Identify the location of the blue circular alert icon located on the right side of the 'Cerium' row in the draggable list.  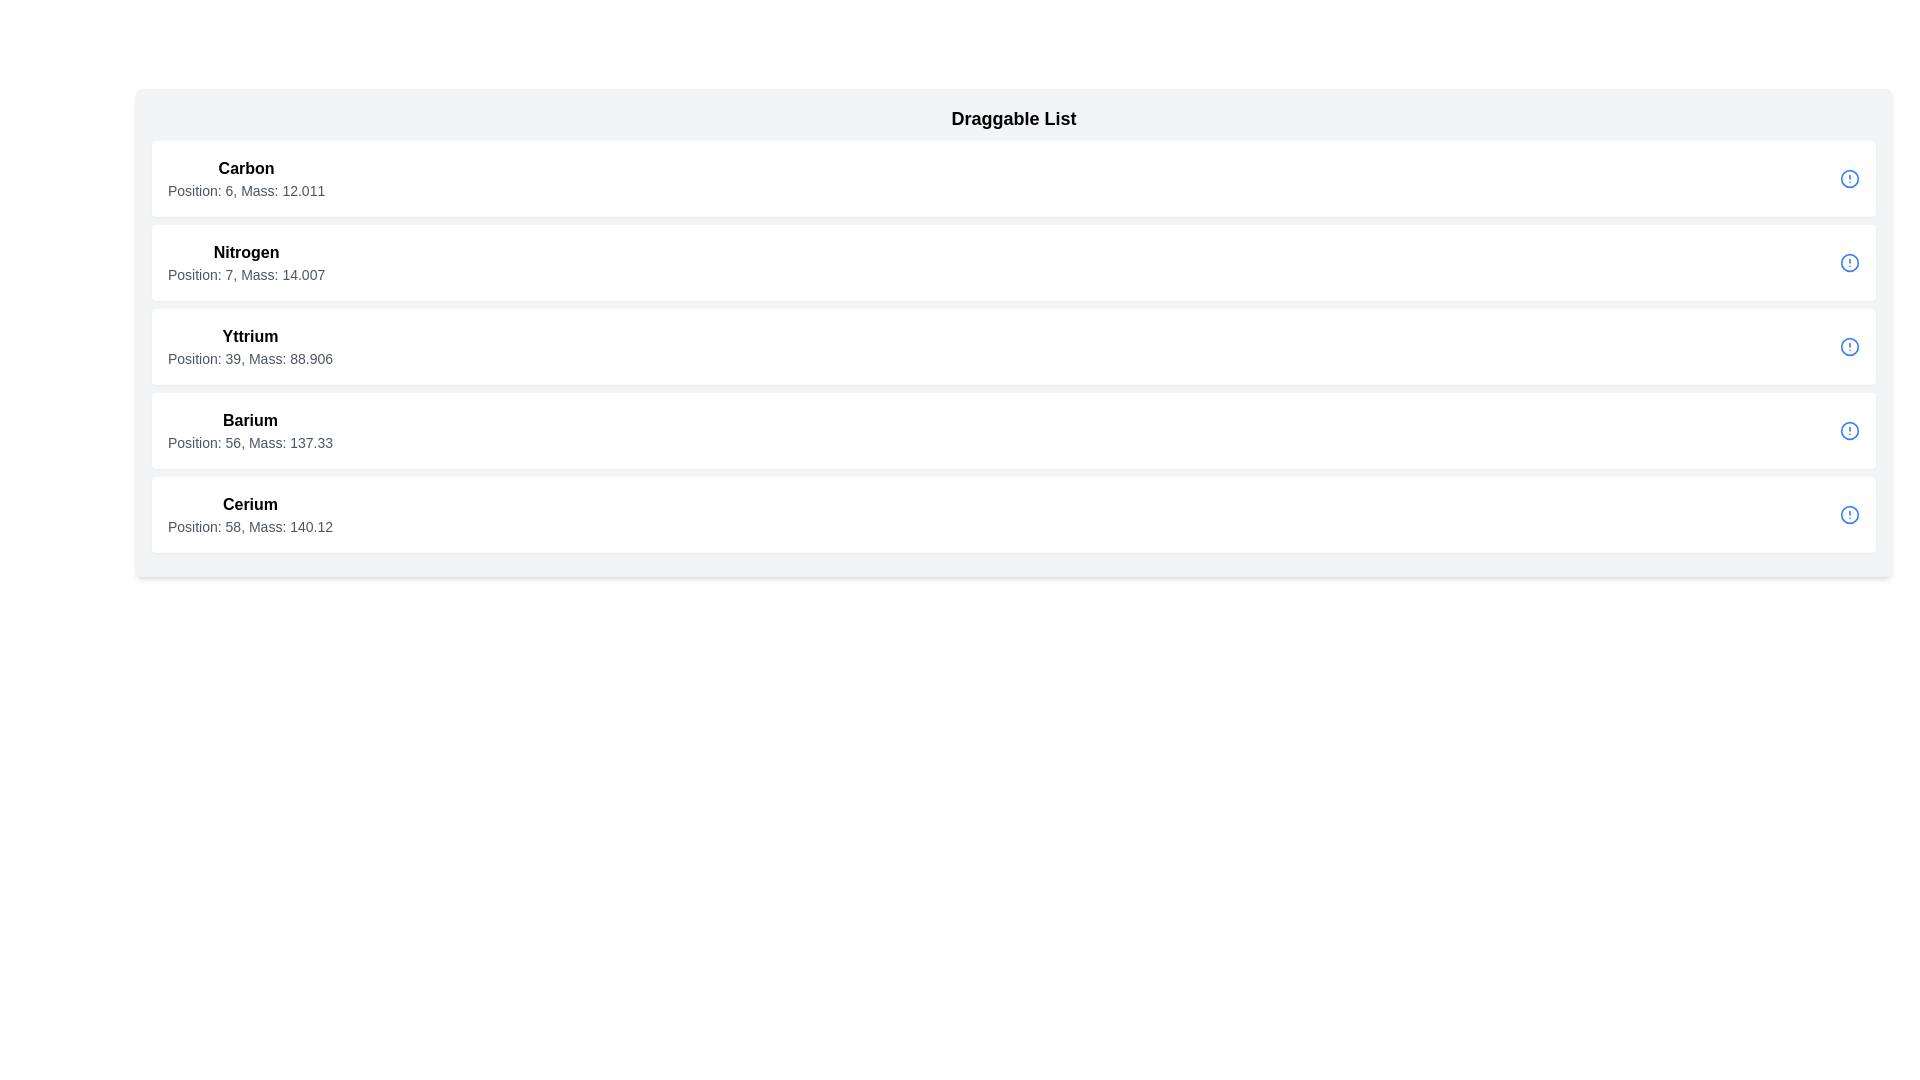
(1848, 514).